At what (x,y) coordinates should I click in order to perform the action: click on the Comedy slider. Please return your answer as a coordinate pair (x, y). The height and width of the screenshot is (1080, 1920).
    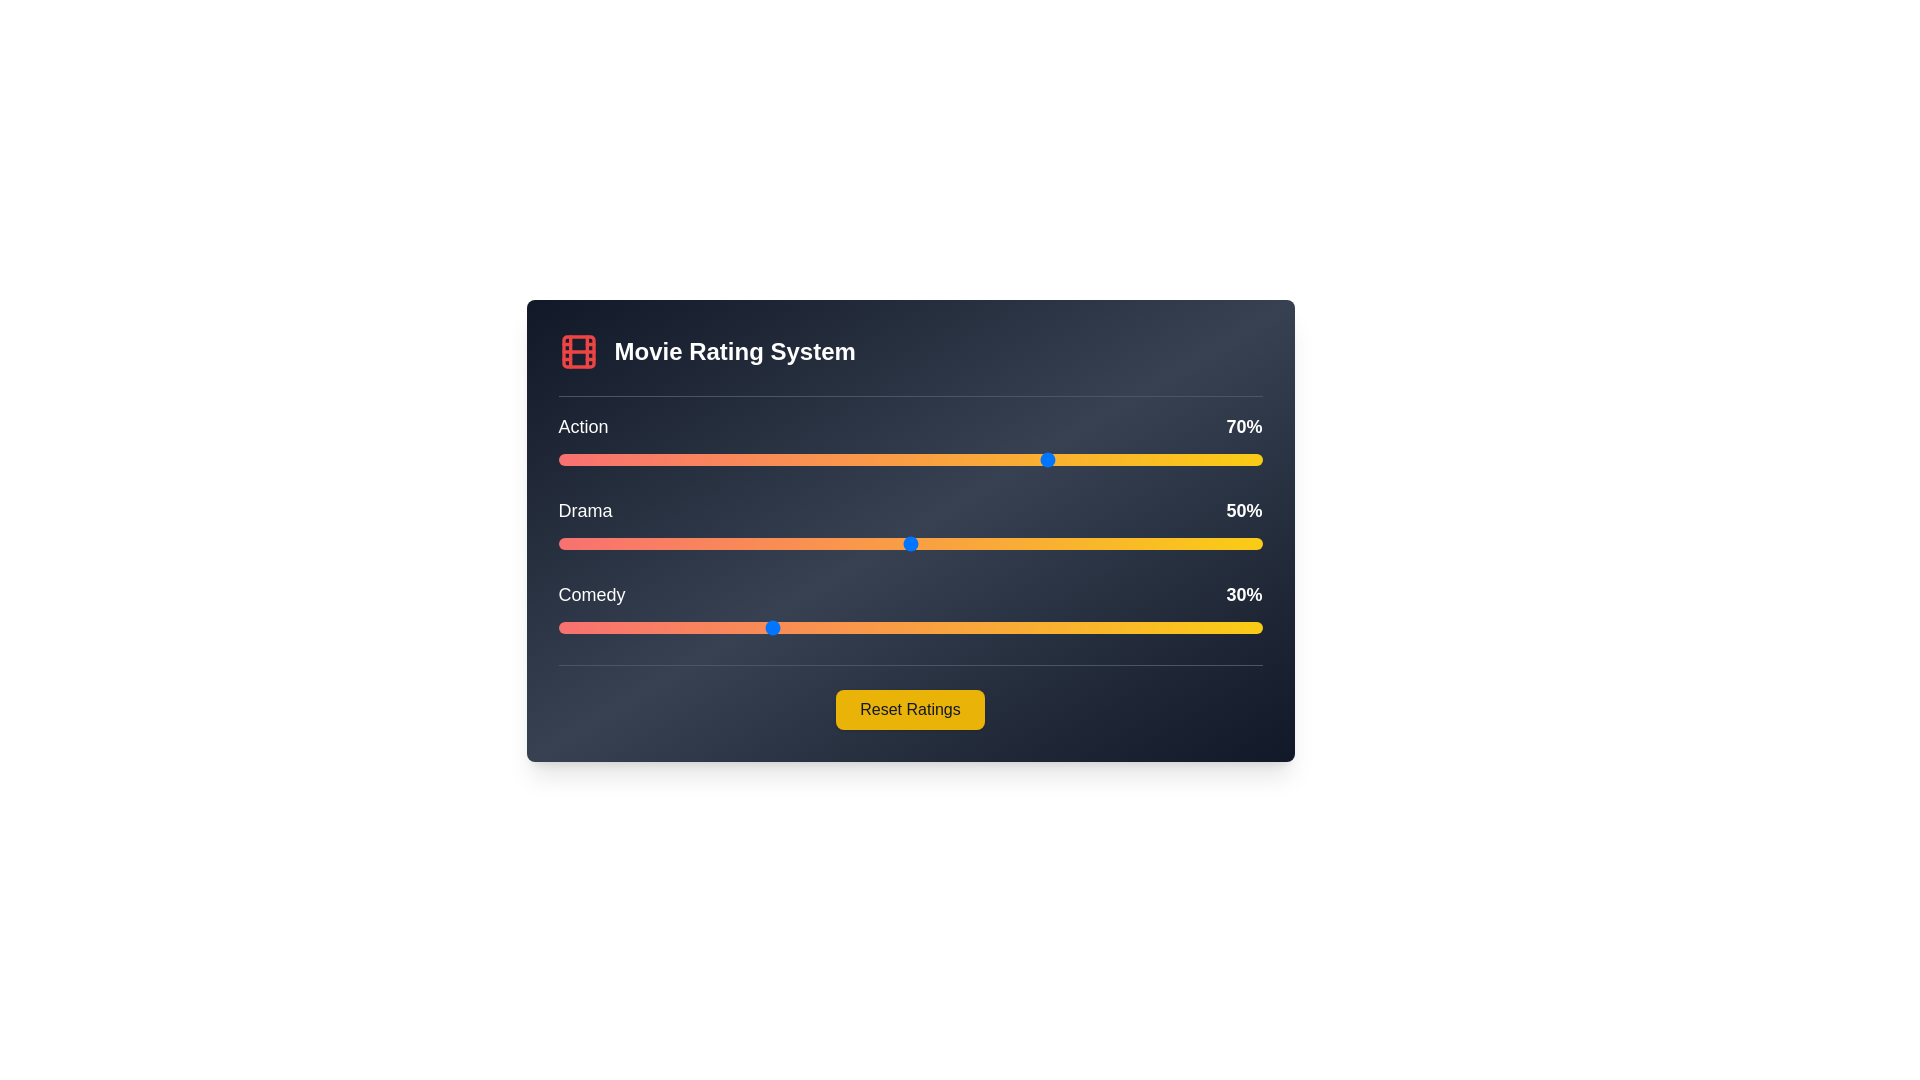
    Looking at the image, I should click on (909, 627).